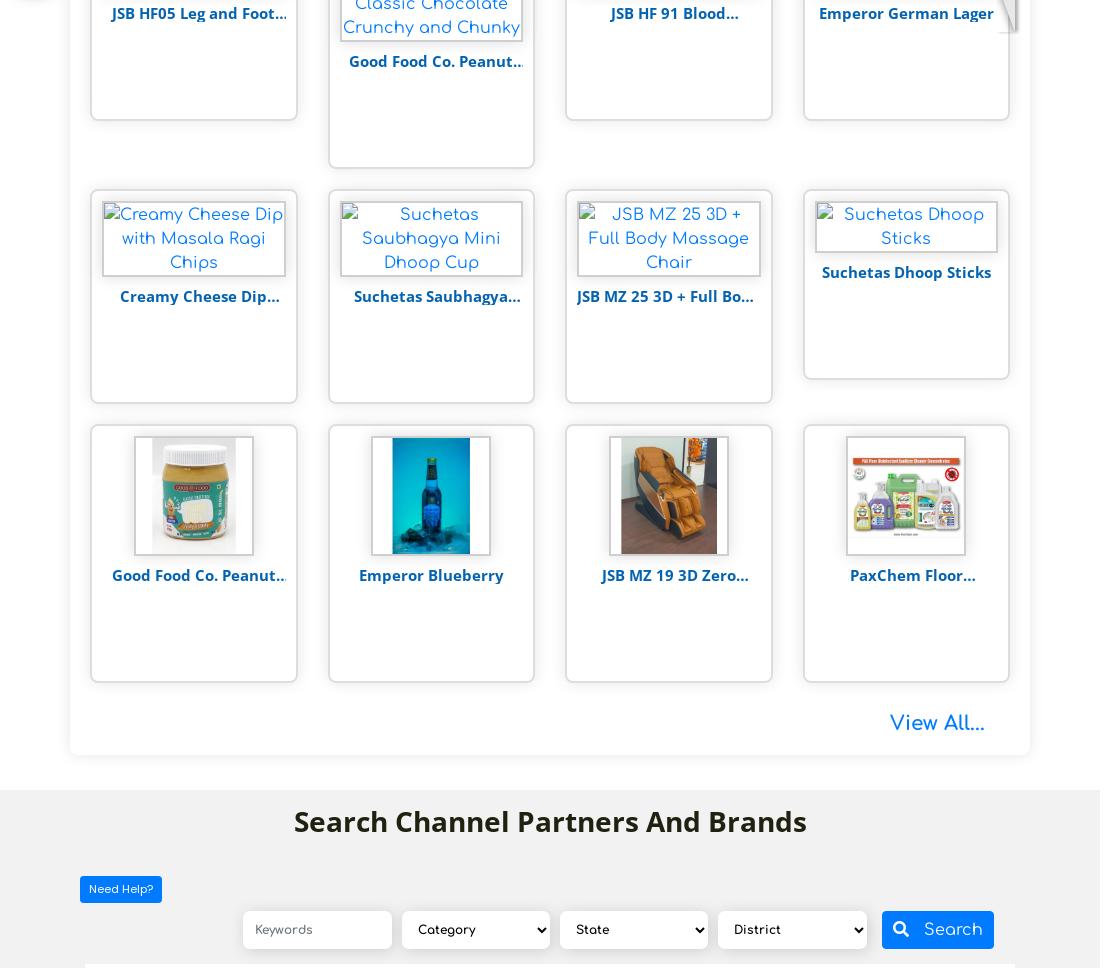  What do you see at coordinates (111, 21) in the screenshot?
I see `'JSB HF05 Leg and Foot Massager'` at bounding box center [111, 21].